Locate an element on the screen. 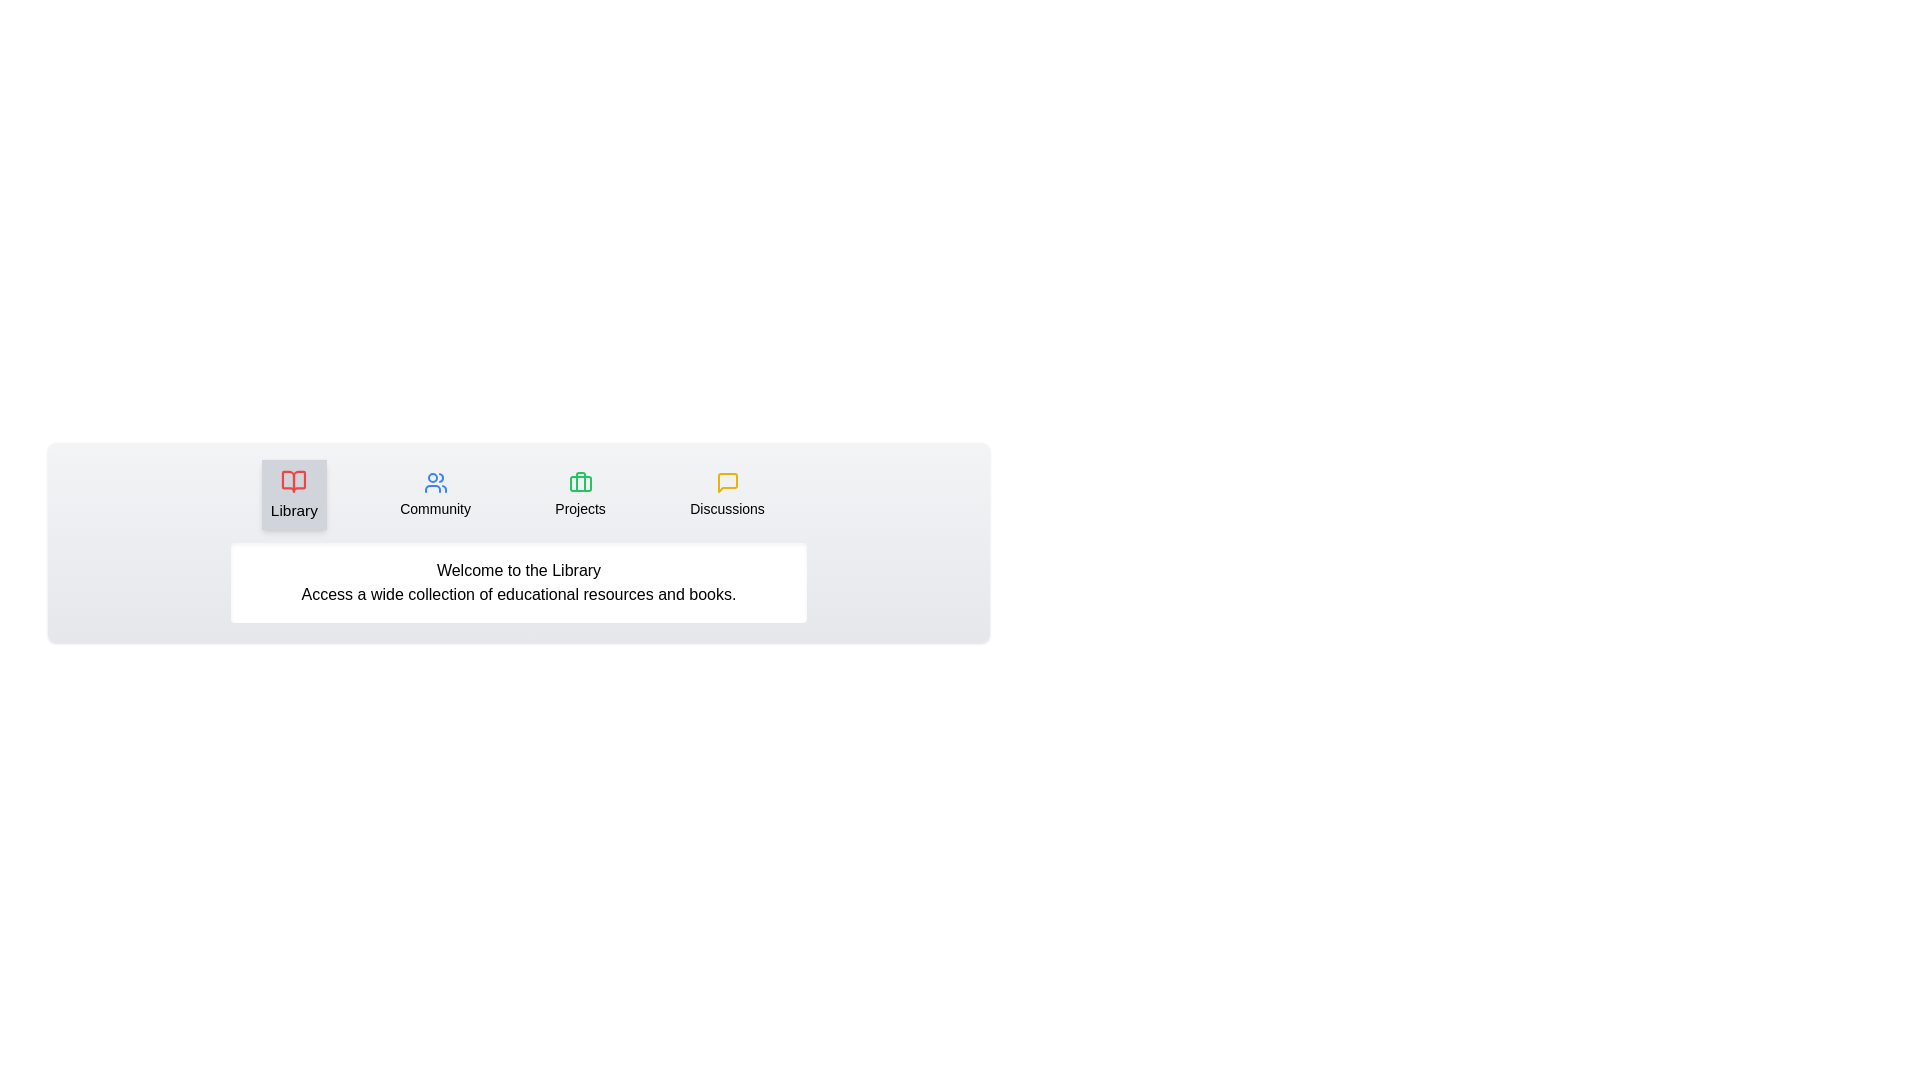 The image size is (1920, 1080). the 'Projects' text label, which is a medium-sized, bold font part of the navigation panel, located below a green briefcase icon is located at coordinates (579, 508).